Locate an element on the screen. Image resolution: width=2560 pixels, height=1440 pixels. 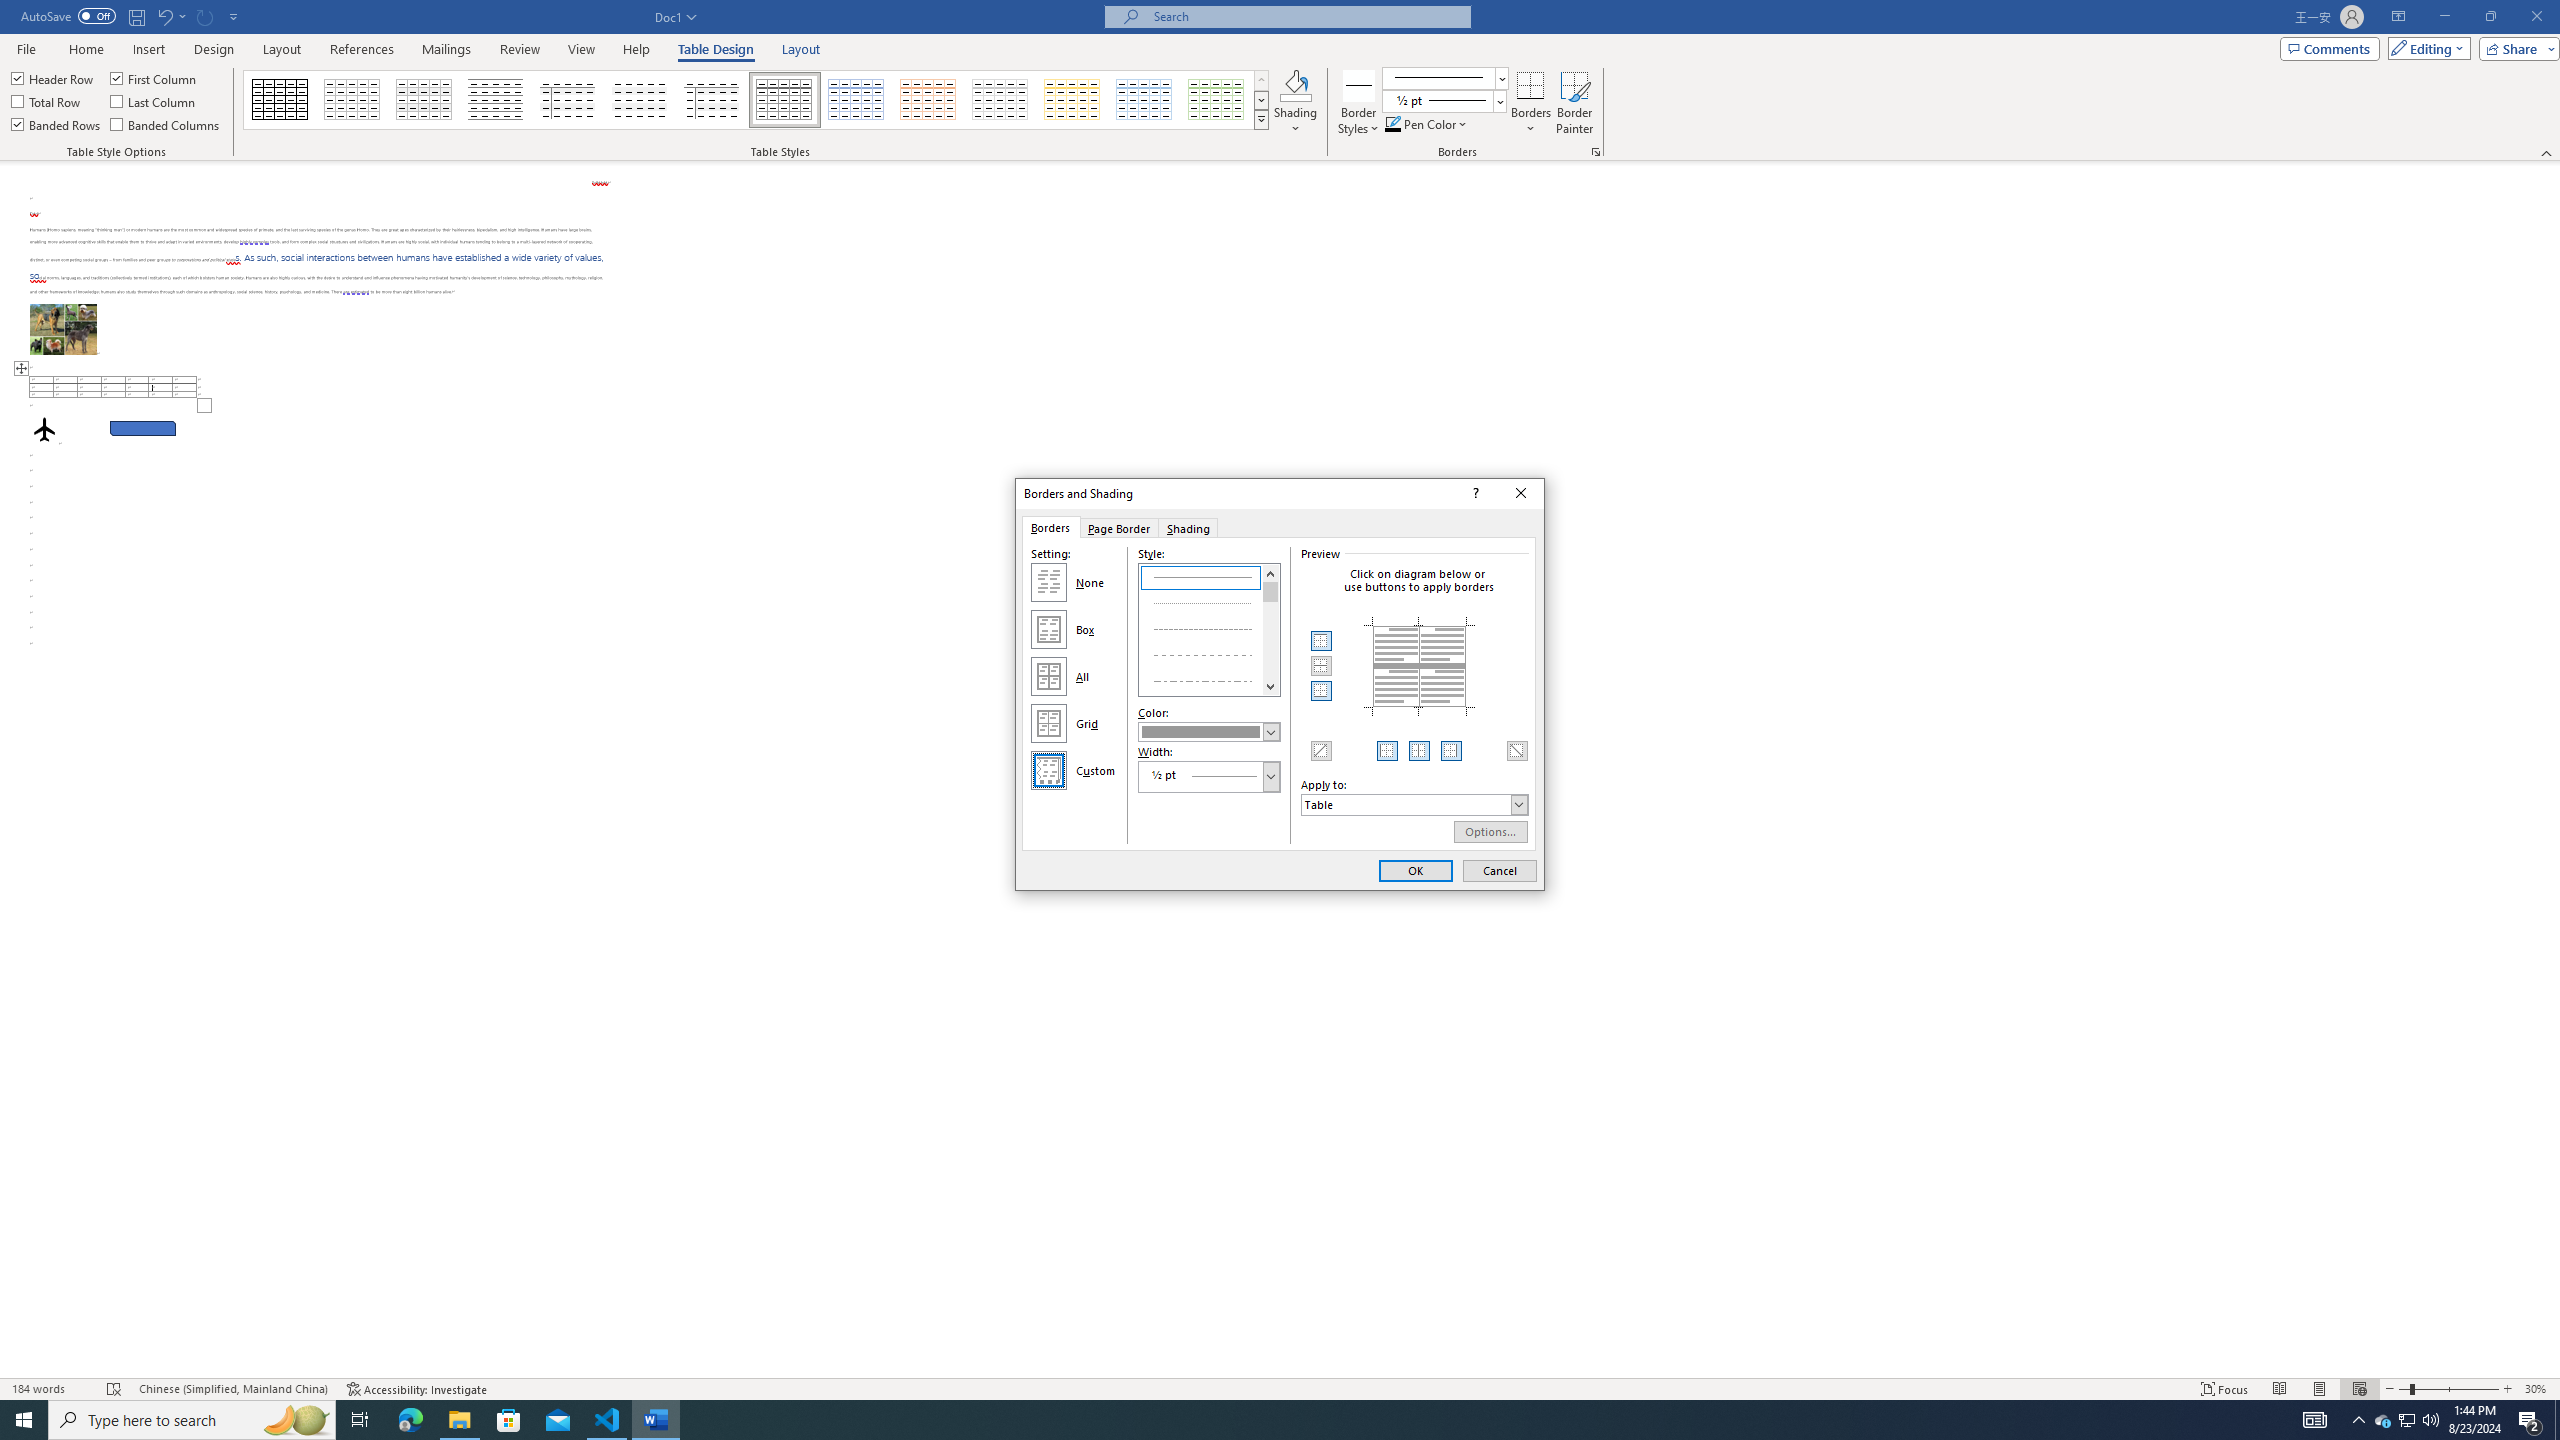
'Line up' is located at coordinates (1271, 572).